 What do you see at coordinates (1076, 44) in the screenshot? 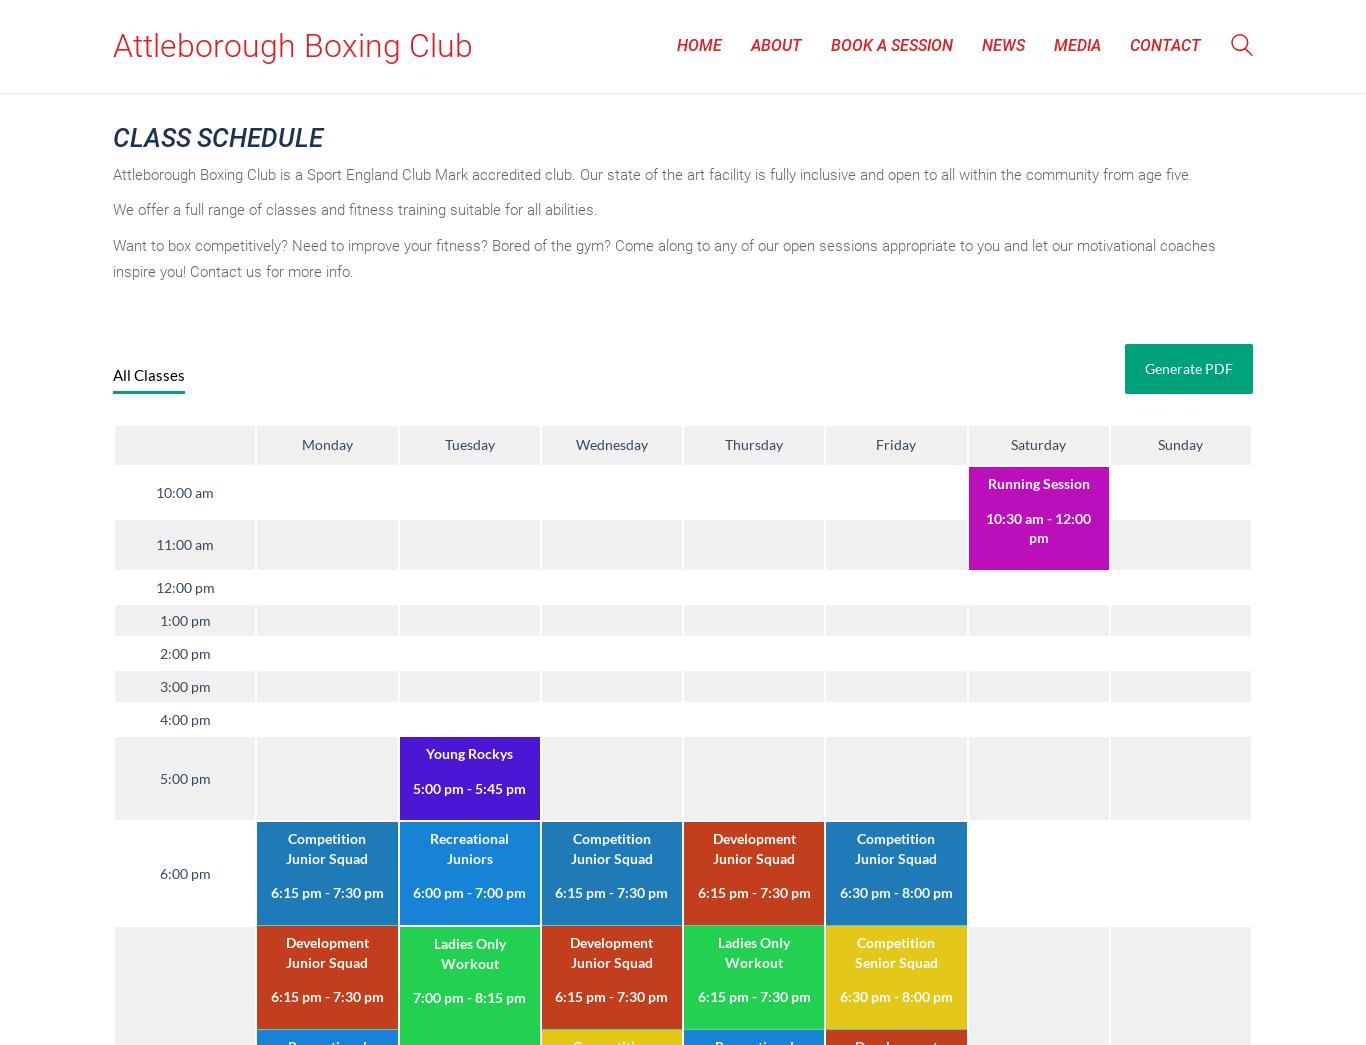
I see `'Media'` at bounding box center [1076, 44].